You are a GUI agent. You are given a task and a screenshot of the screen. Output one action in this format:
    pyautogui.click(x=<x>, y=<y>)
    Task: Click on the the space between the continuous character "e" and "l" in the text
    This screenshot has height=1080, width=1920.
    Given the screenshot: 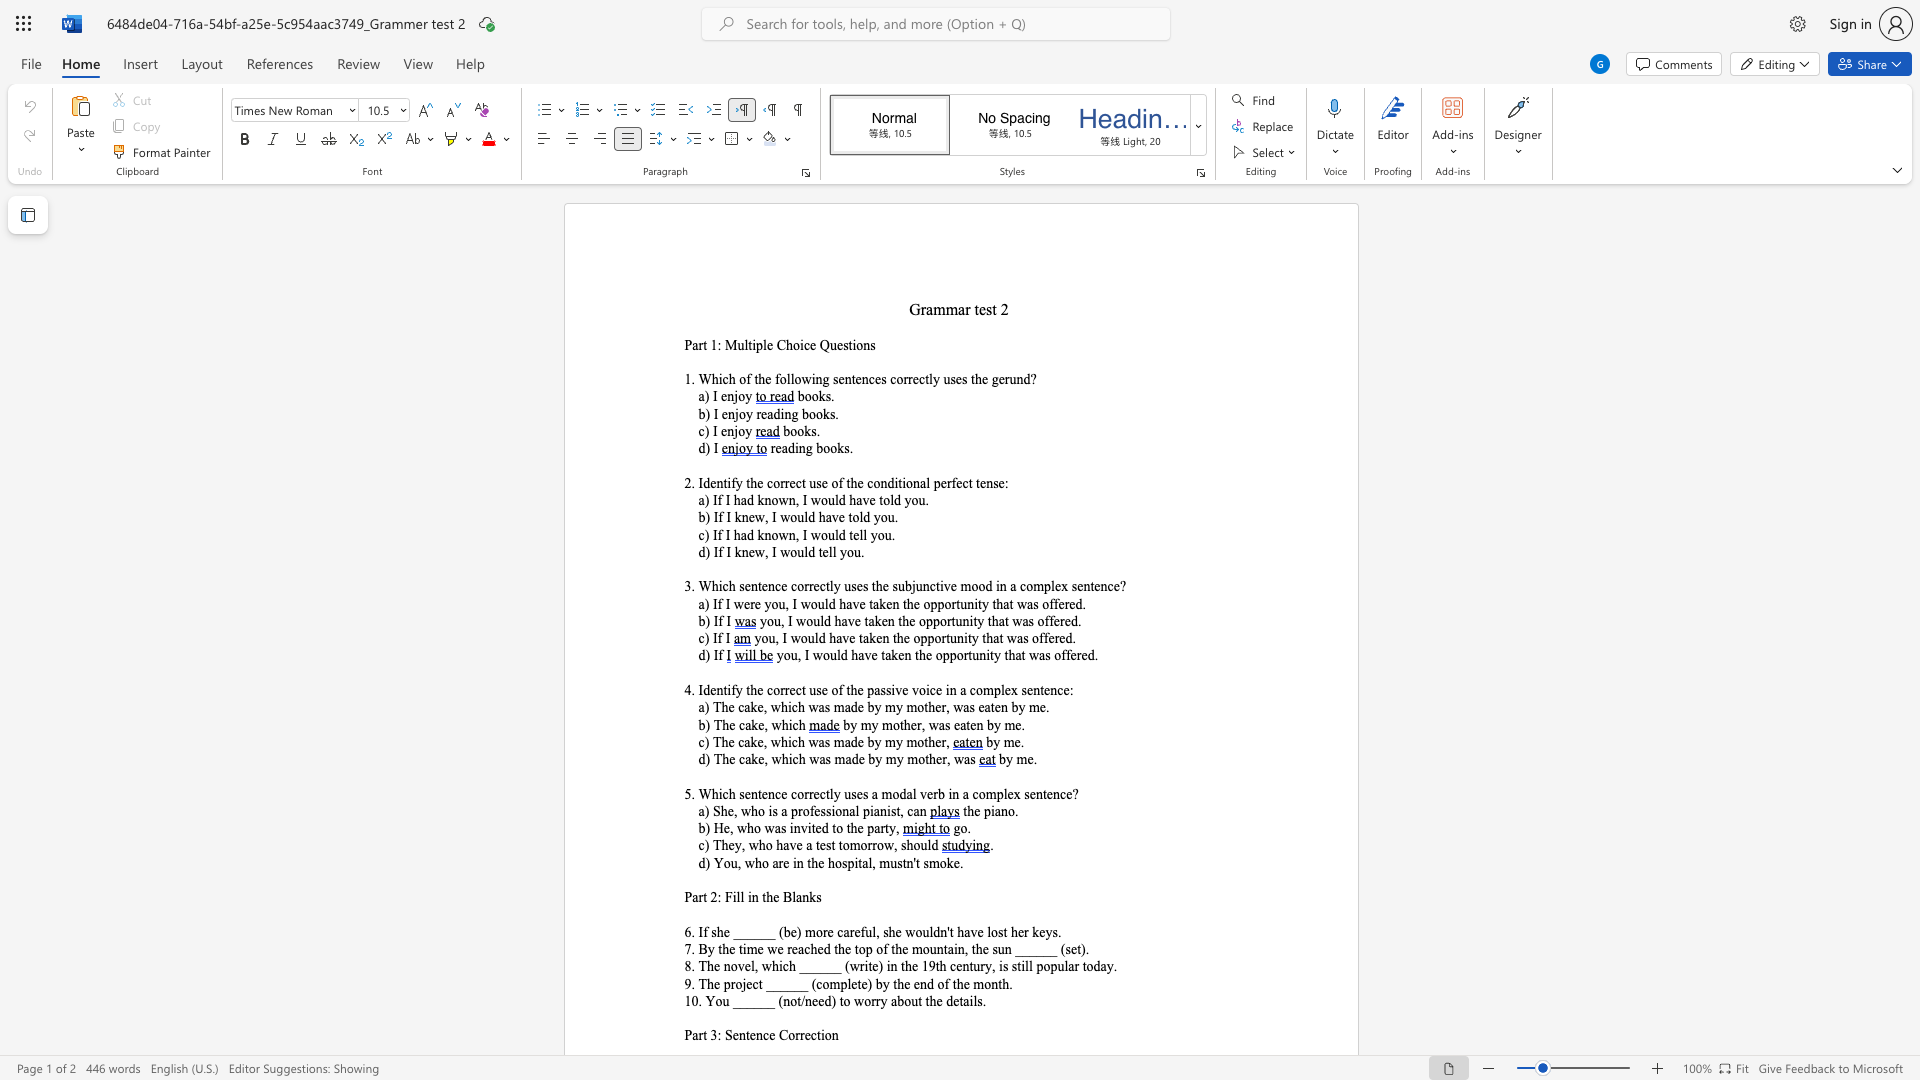 What is the action you would take?
    pyautogui.click(x=828, y=552)
    